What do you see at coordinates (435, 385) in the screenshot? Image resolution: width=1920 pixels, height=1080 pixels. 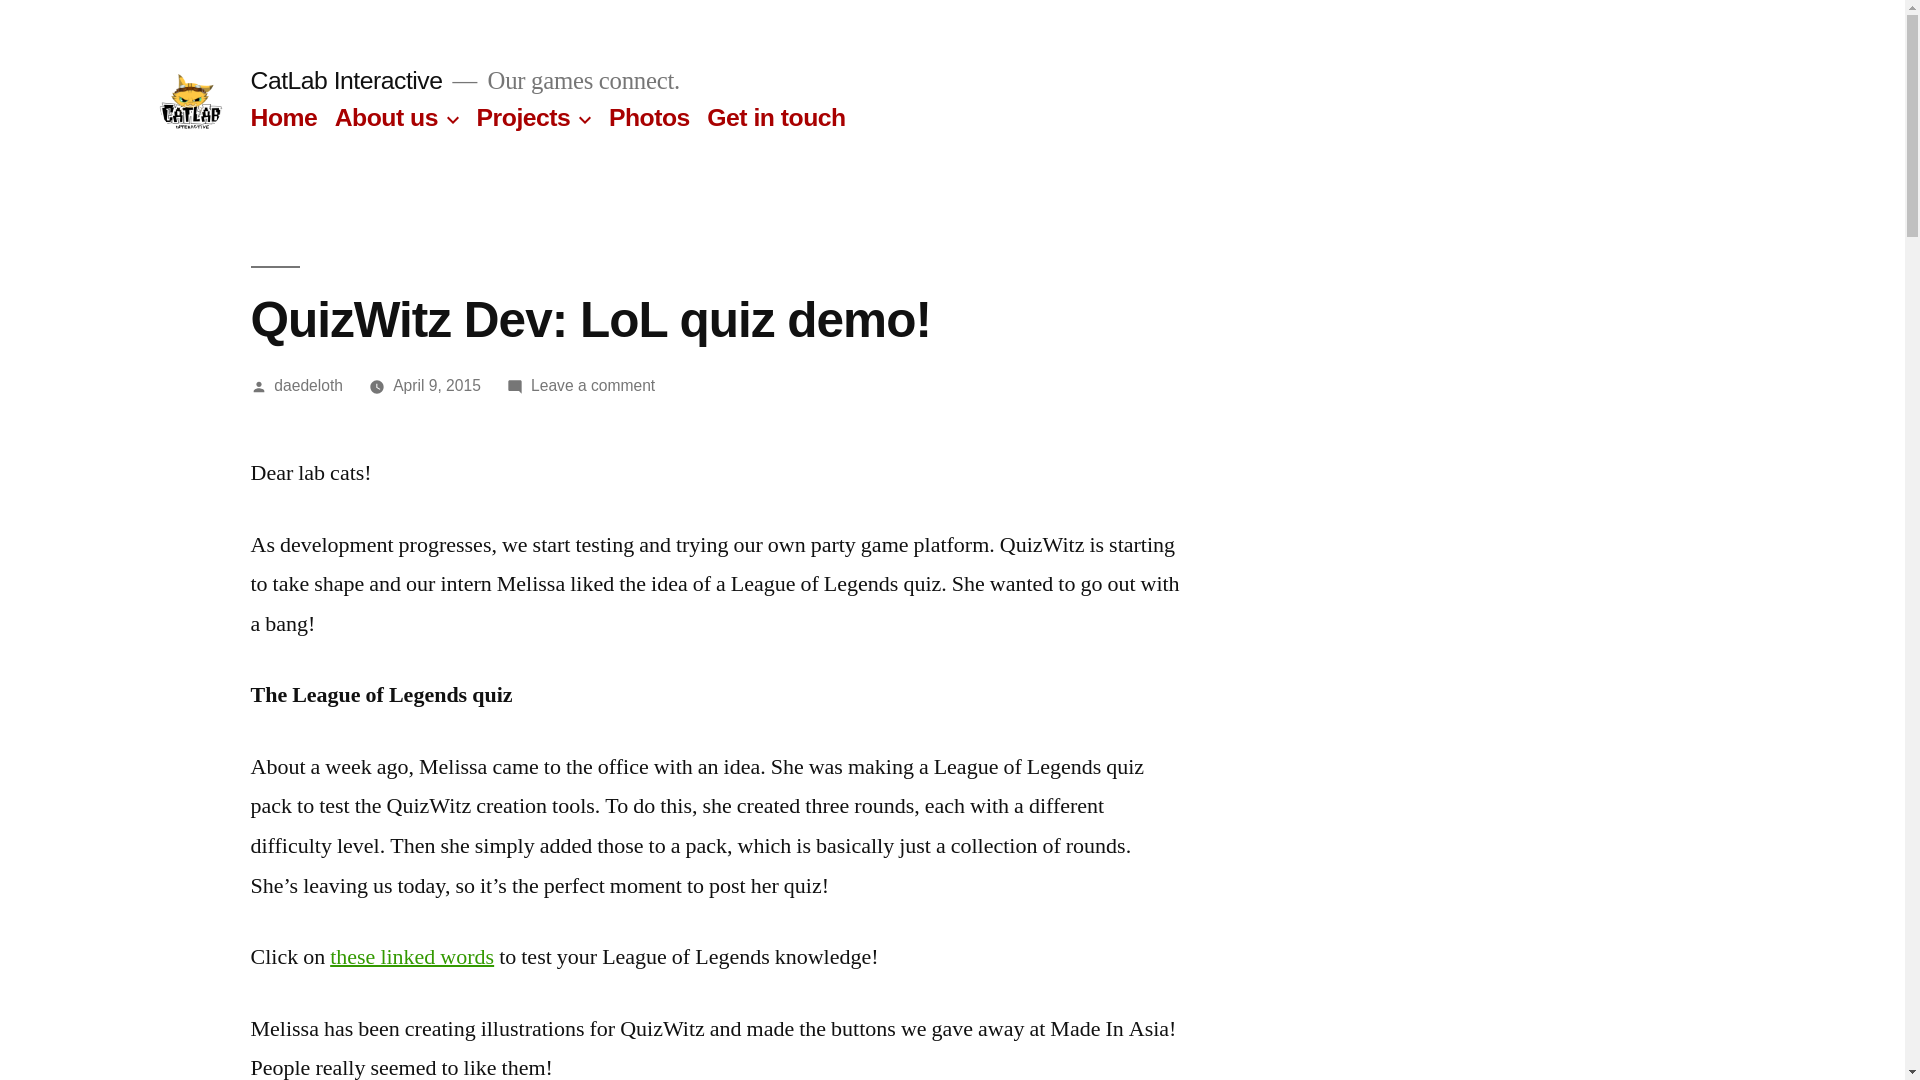 I see `'April 9, 2015'` at bounding box center [435, 385].